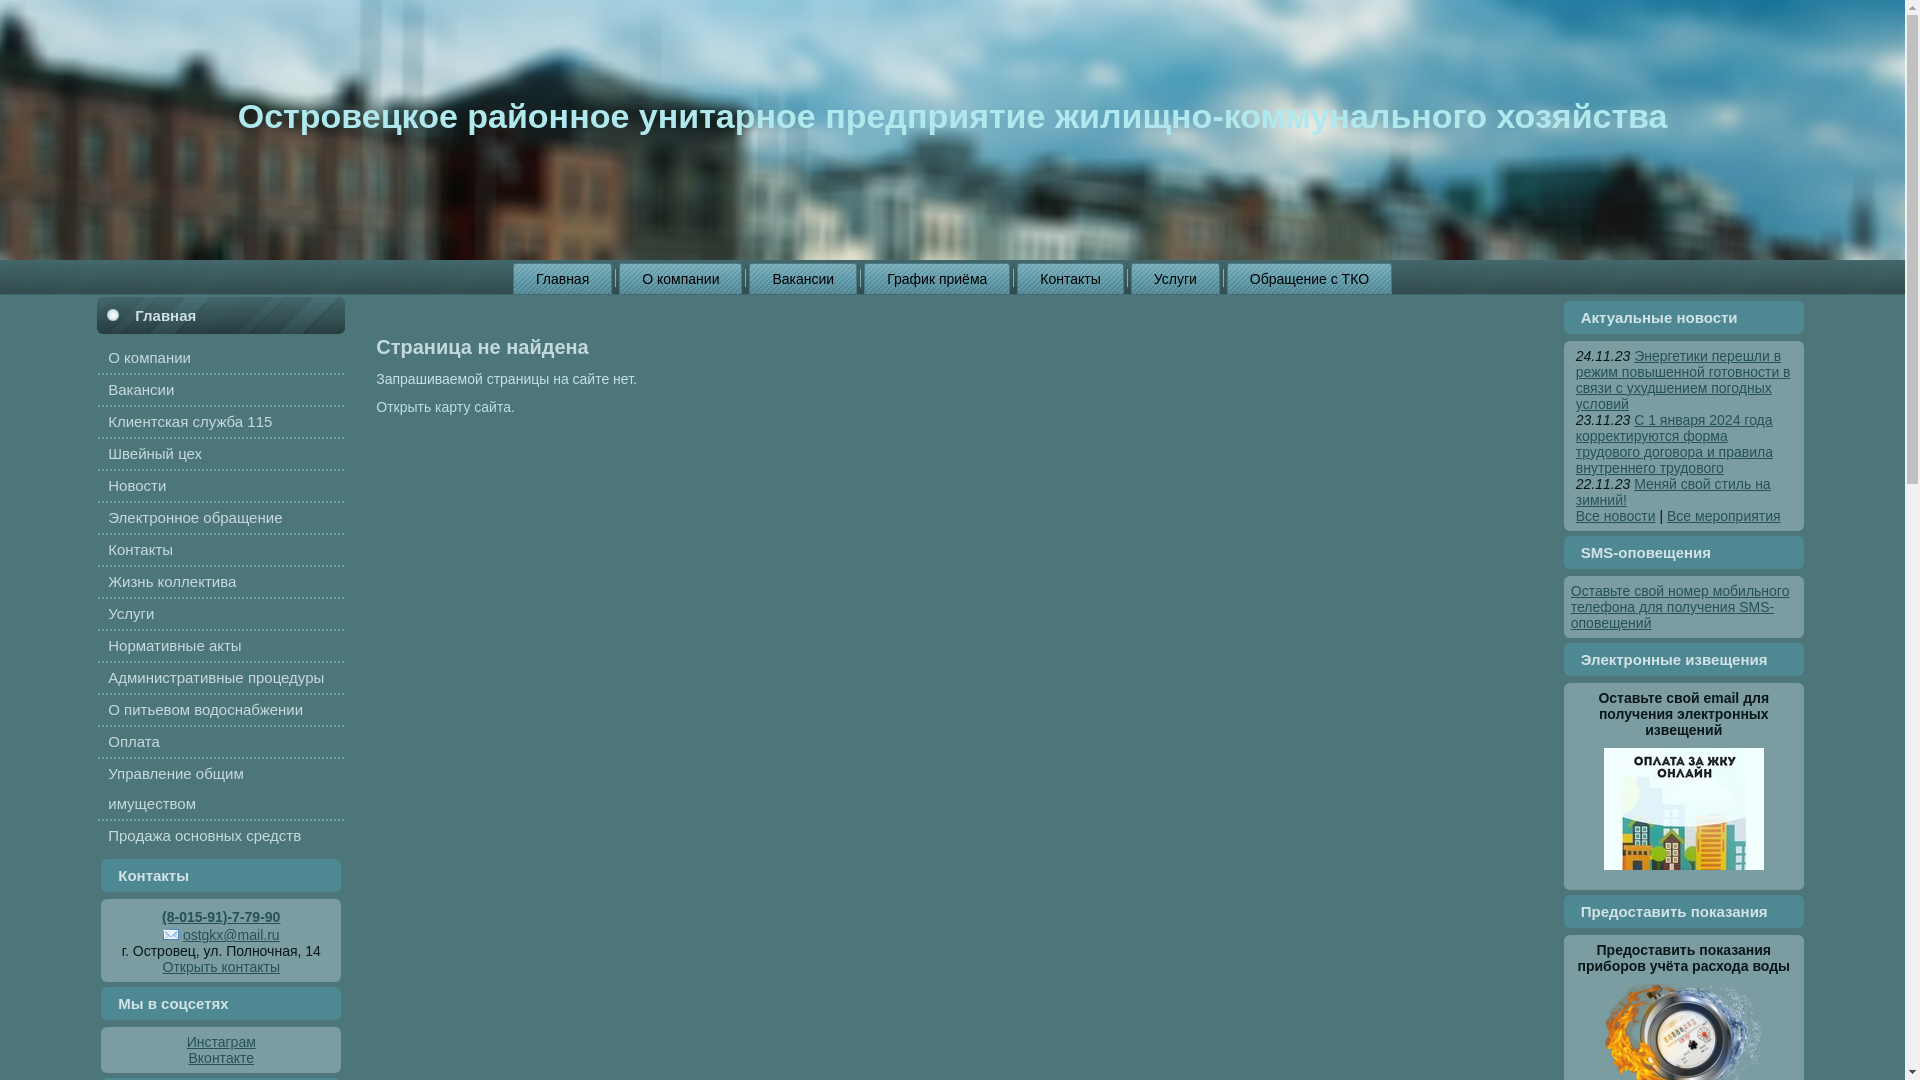 The height and width of the screenshot is (1080, 1920). What do you see at coordinates (221, 934) in the screenshot?
I see `'ostgkx@mail.ru'` at bounding box center [221, 934].